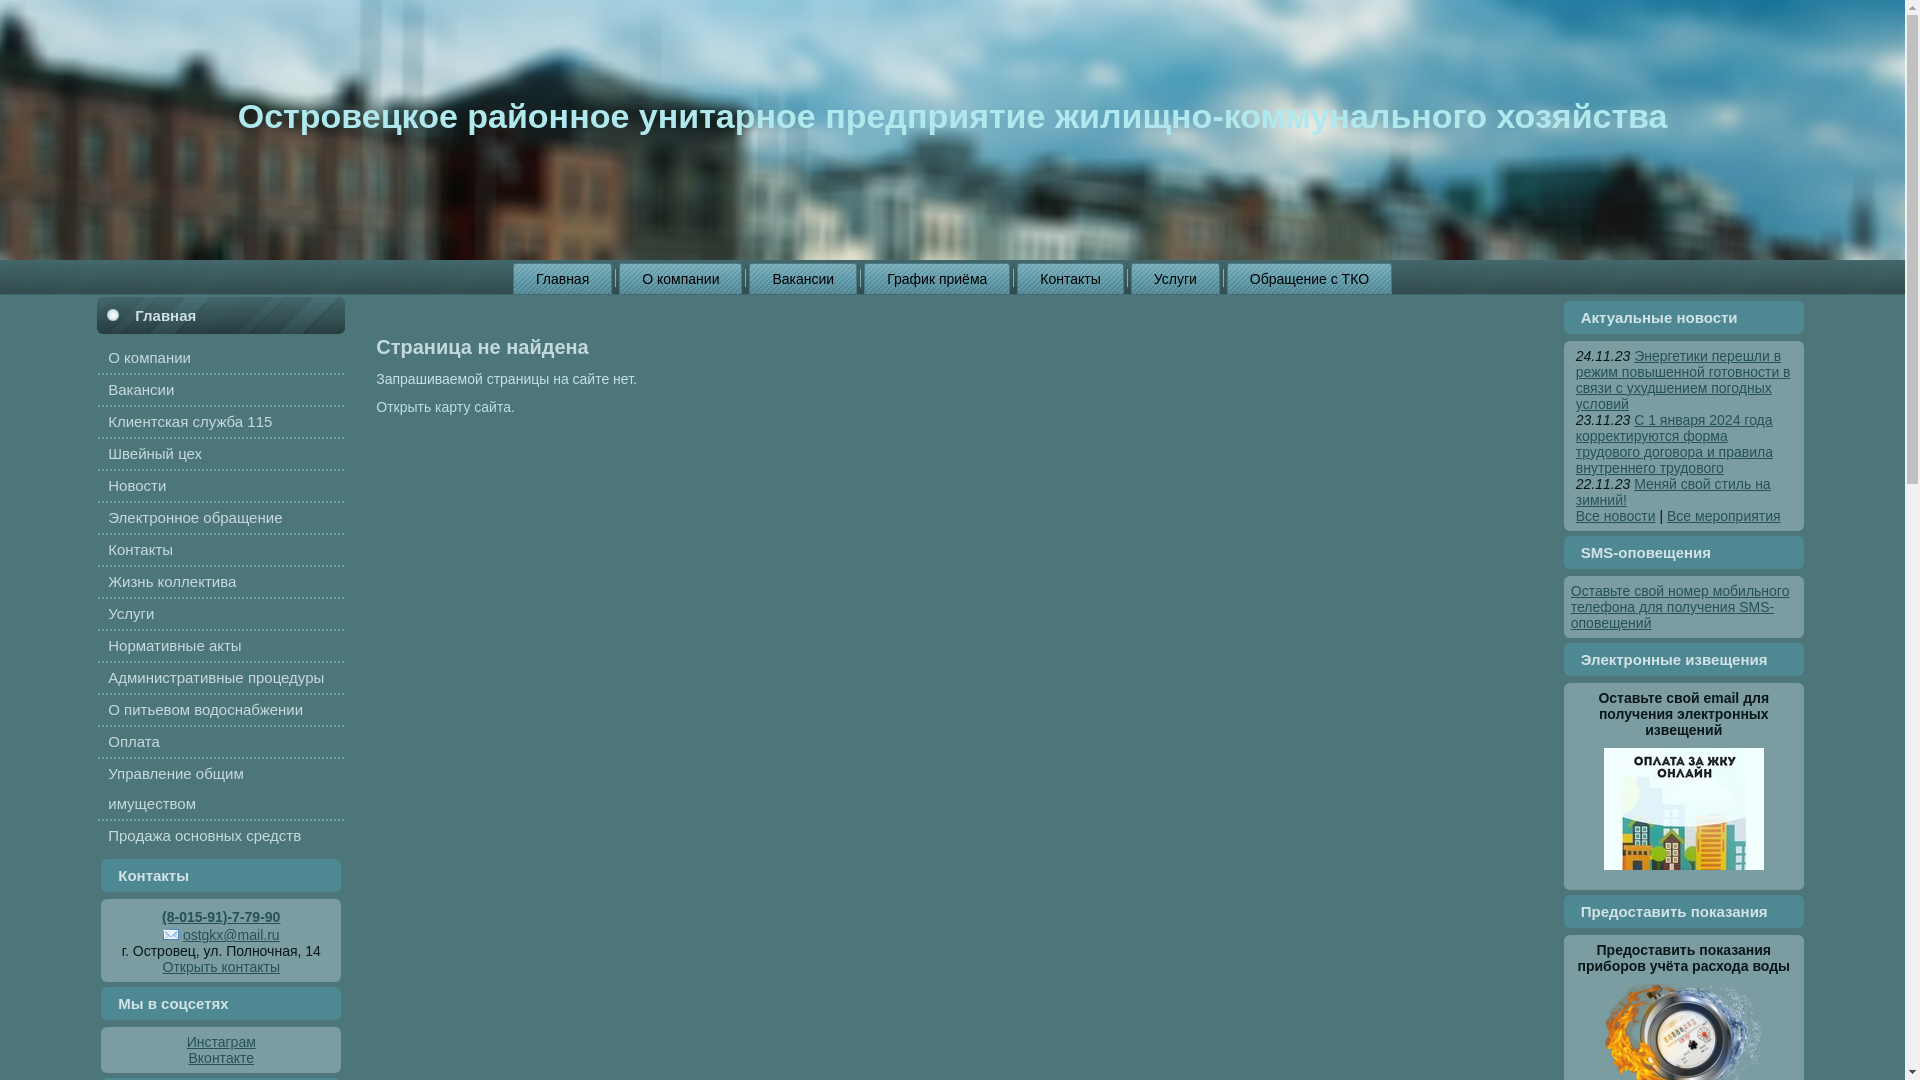 The height and width of the screenshot is (1080, 1920). What do you see at coordinates (221, 934) in the screenshot?
I see `'ostgkx@mail.ru'` at bounding box center [221, 934].